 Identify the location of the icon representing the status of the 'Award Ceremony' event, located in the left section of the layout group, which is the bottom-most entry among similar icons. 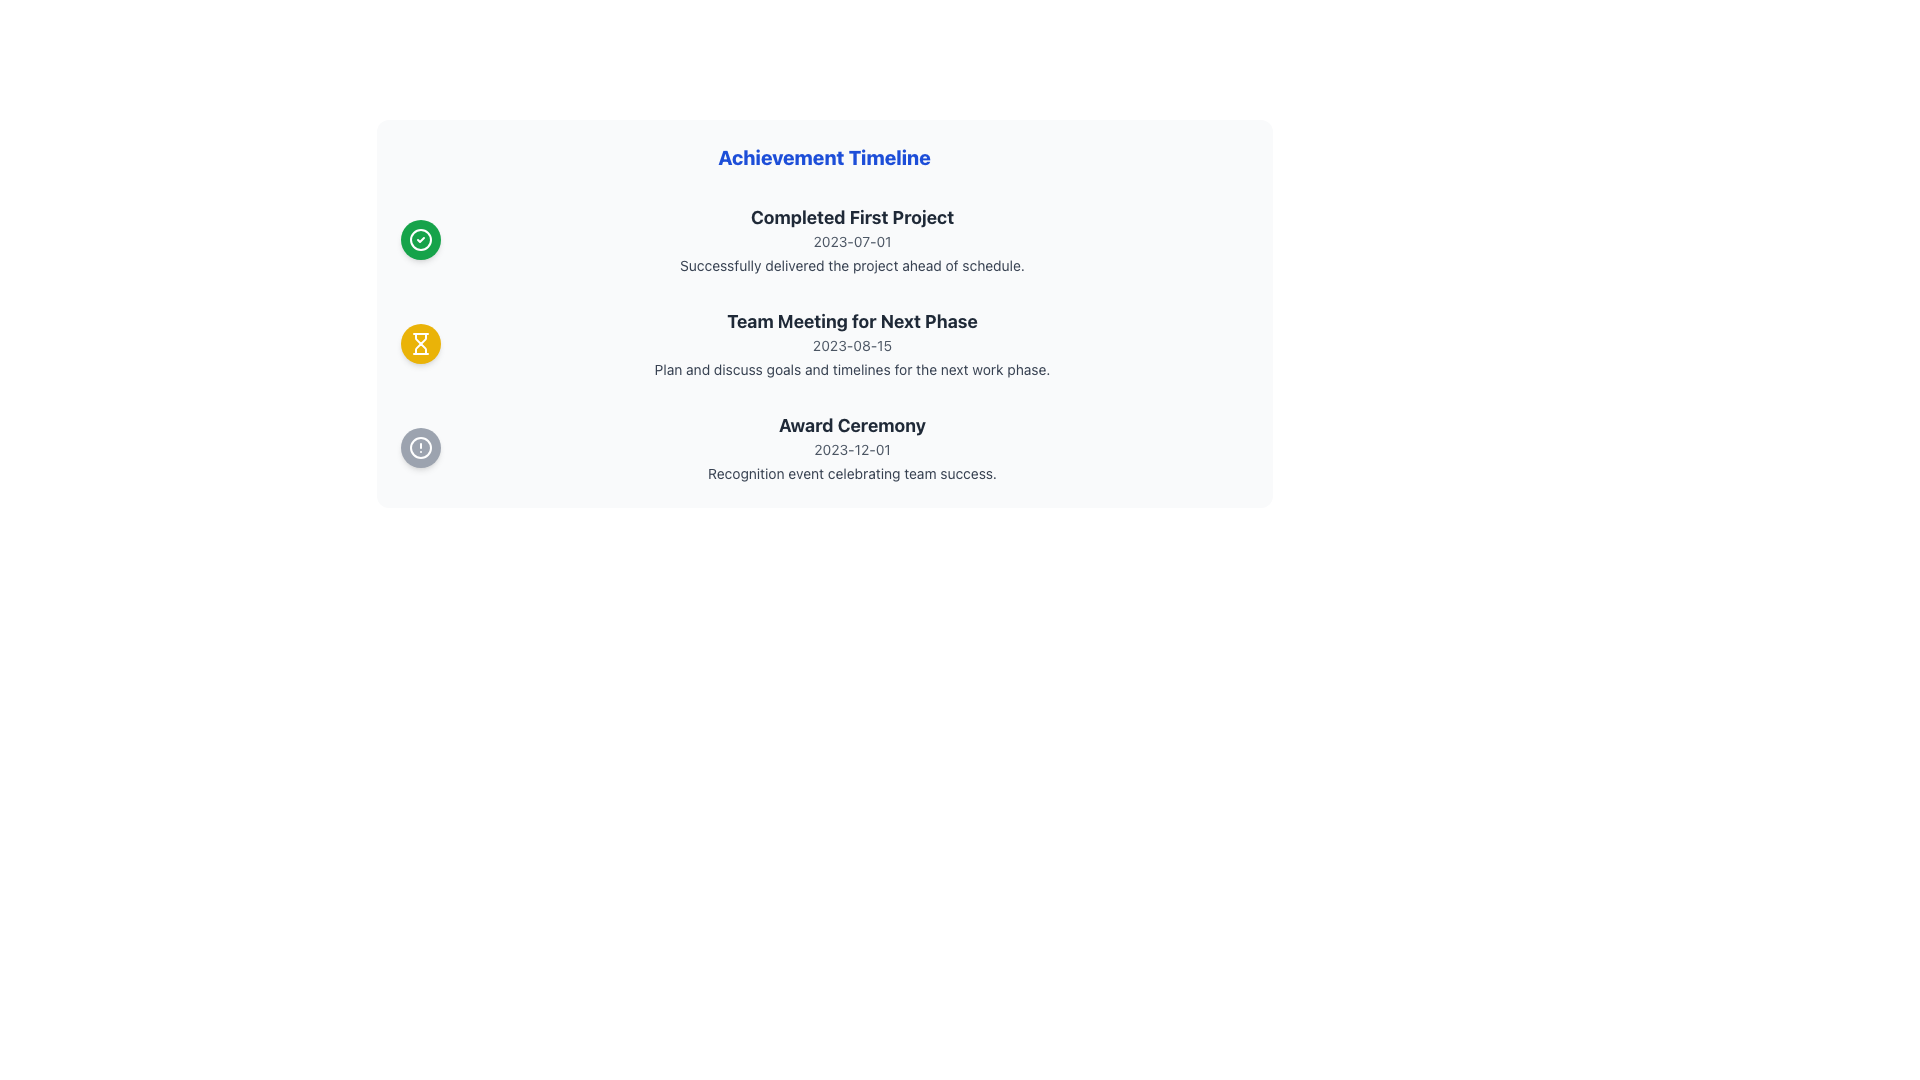
(419, 446).